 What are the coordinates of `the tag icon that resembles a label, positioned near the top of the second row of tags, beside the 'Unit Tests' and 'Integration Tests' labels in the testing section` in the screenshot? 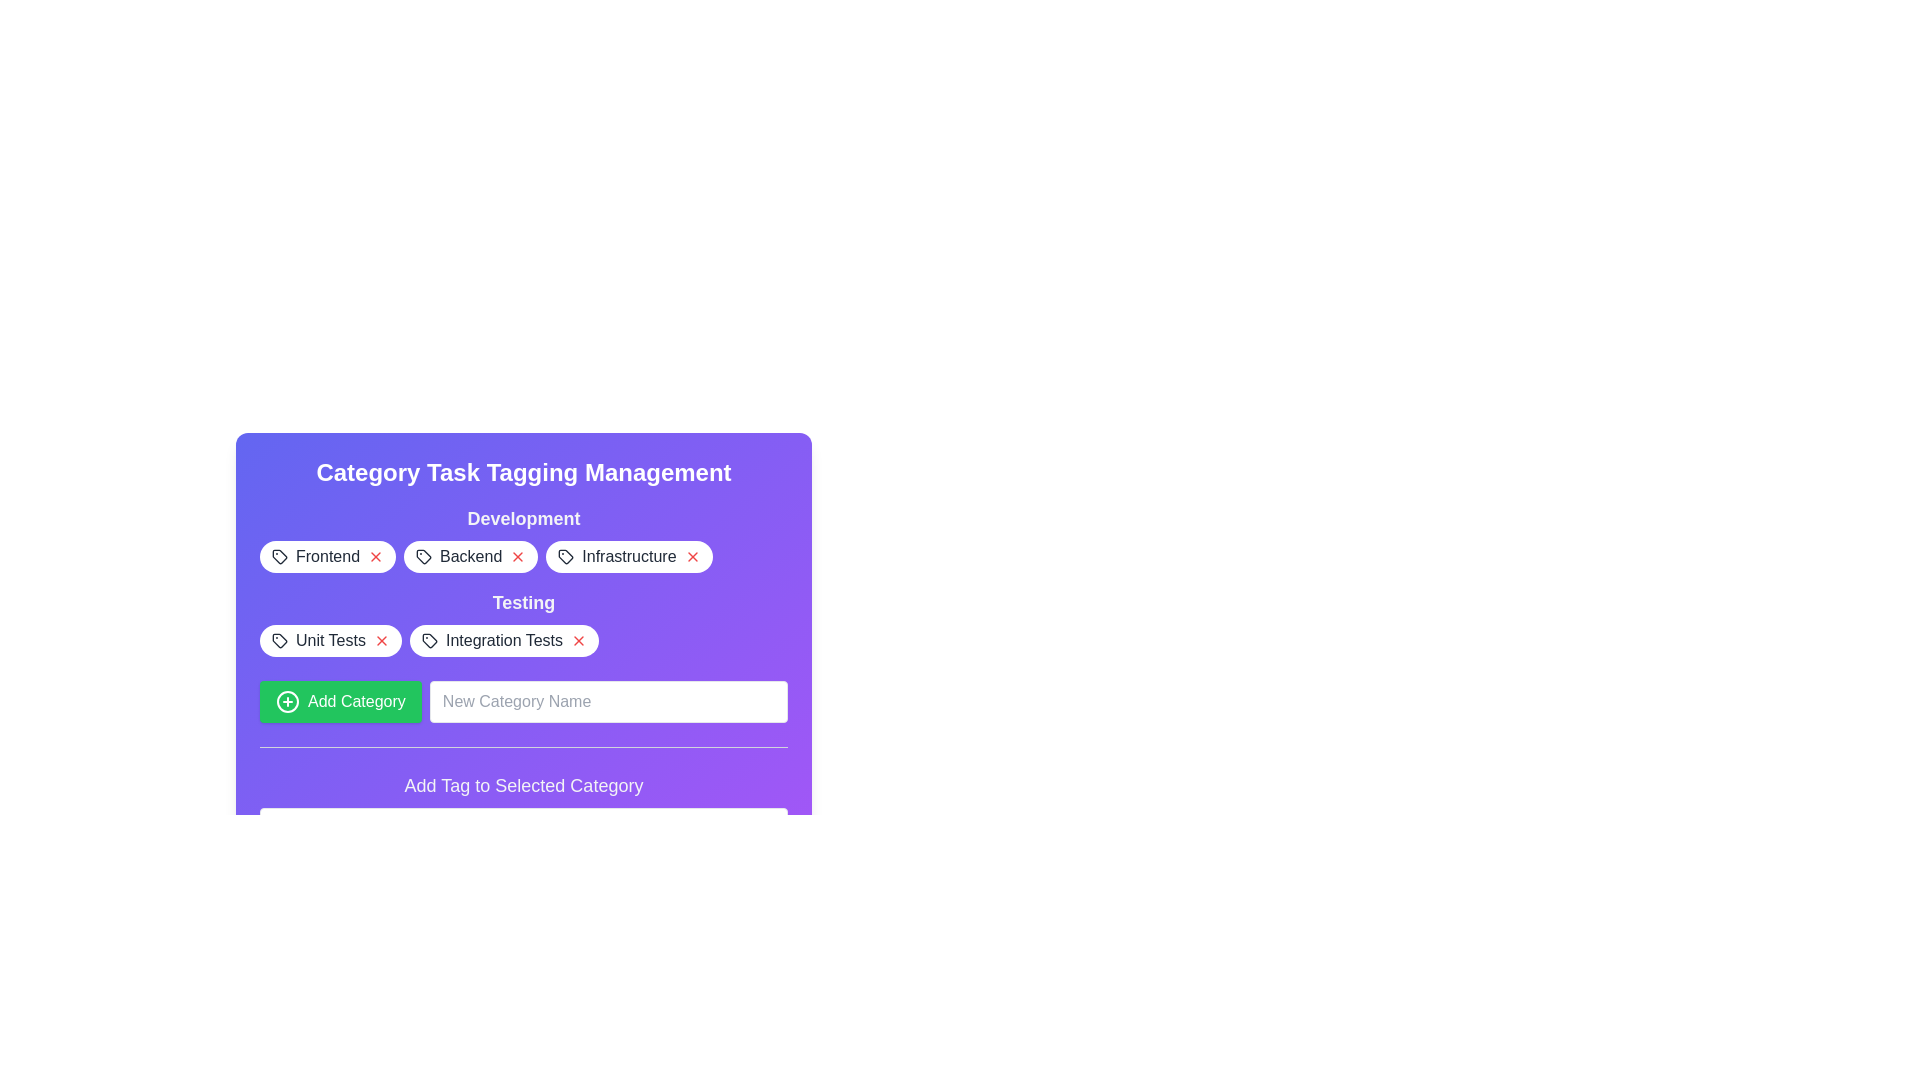 It's located at (278, 640).